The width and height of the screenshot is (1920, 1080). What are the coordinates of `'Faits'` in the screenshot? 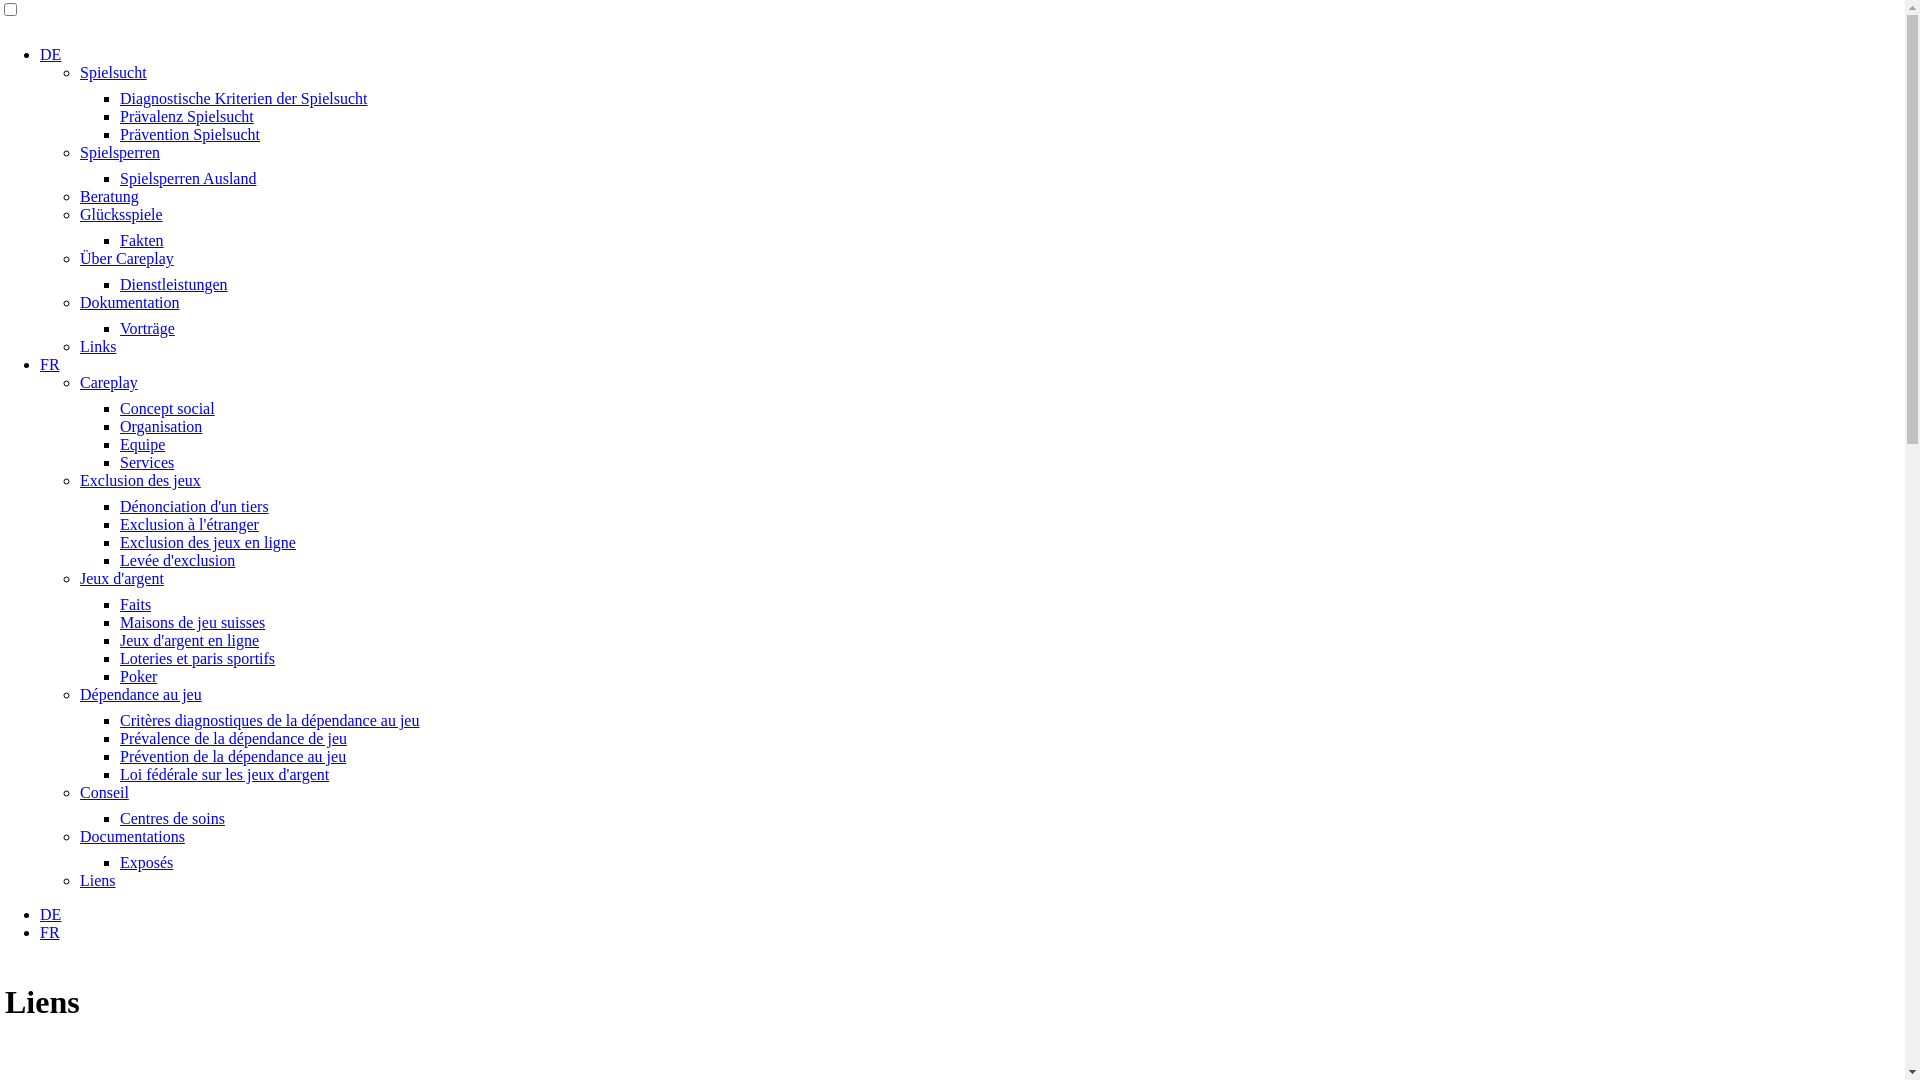 It's located at (134, 603).